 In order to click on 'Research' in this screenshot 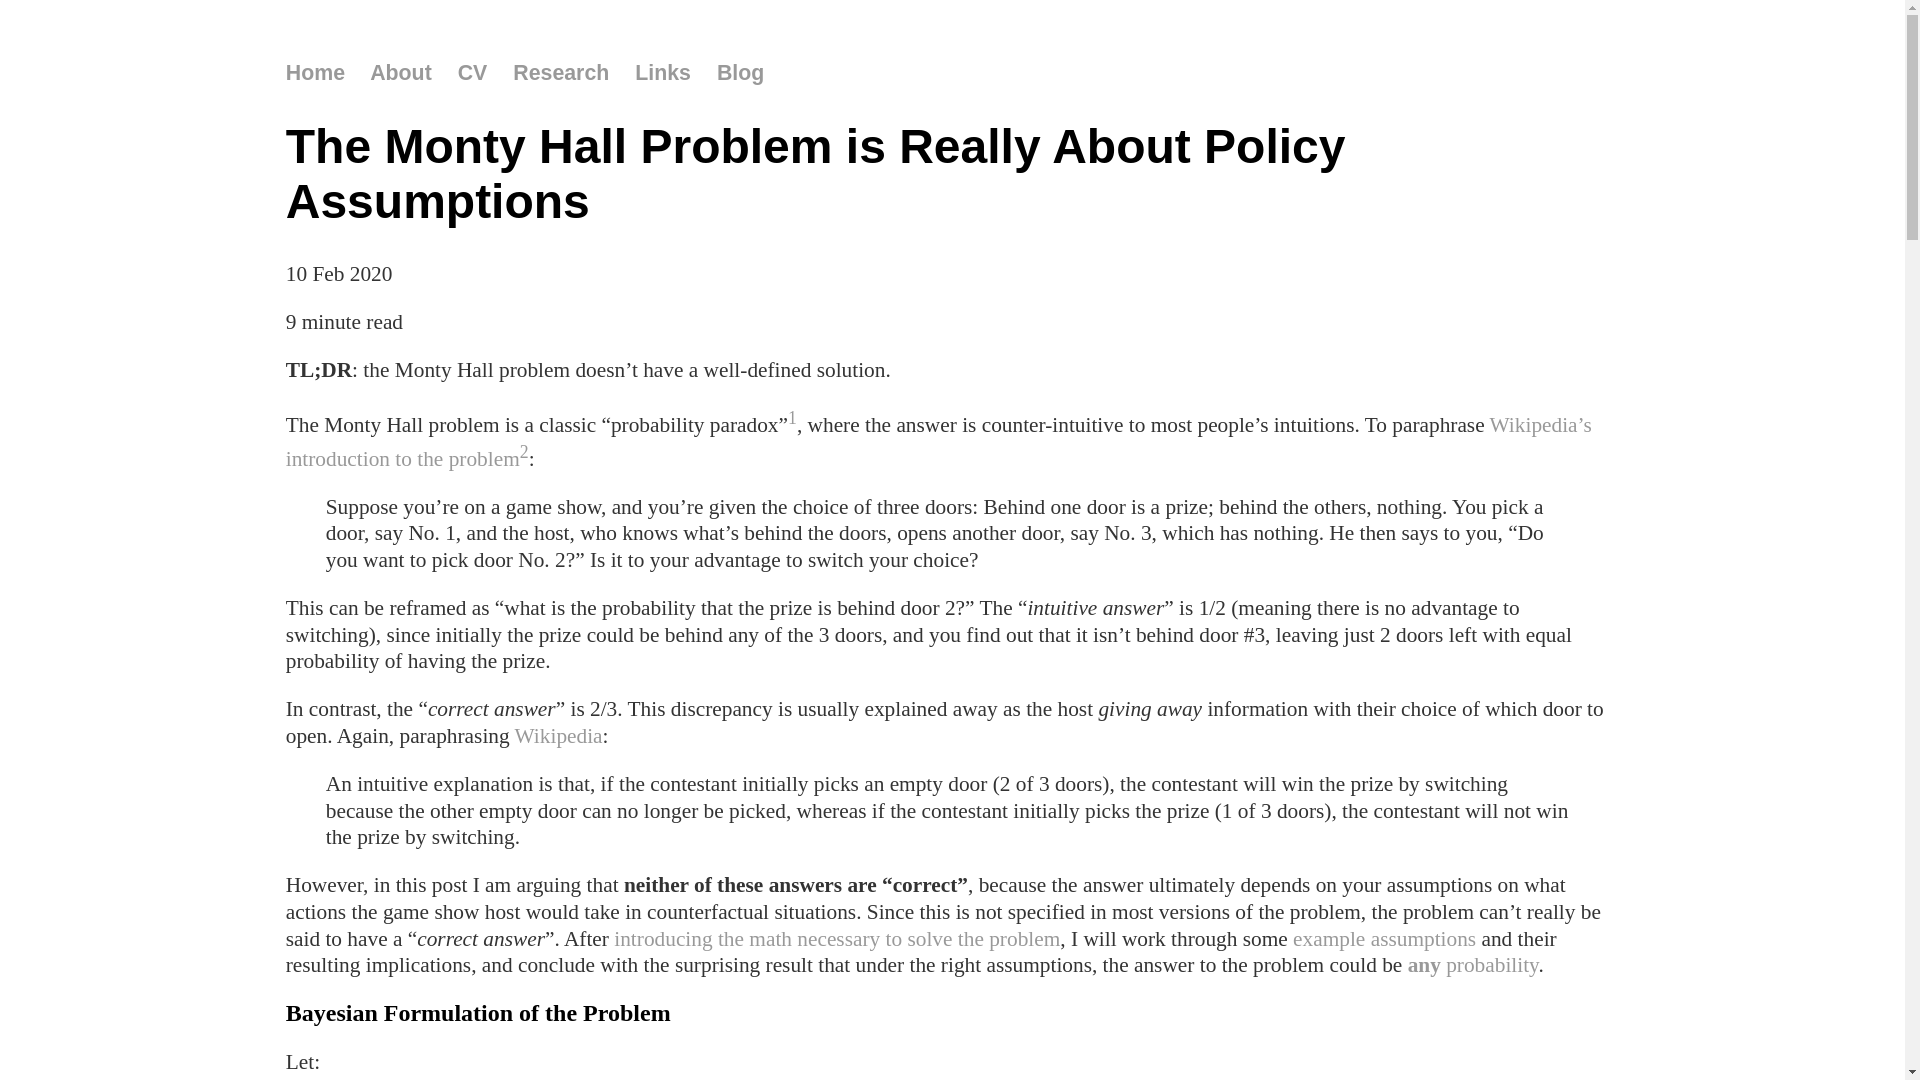, I will do `click(560, 72)`.